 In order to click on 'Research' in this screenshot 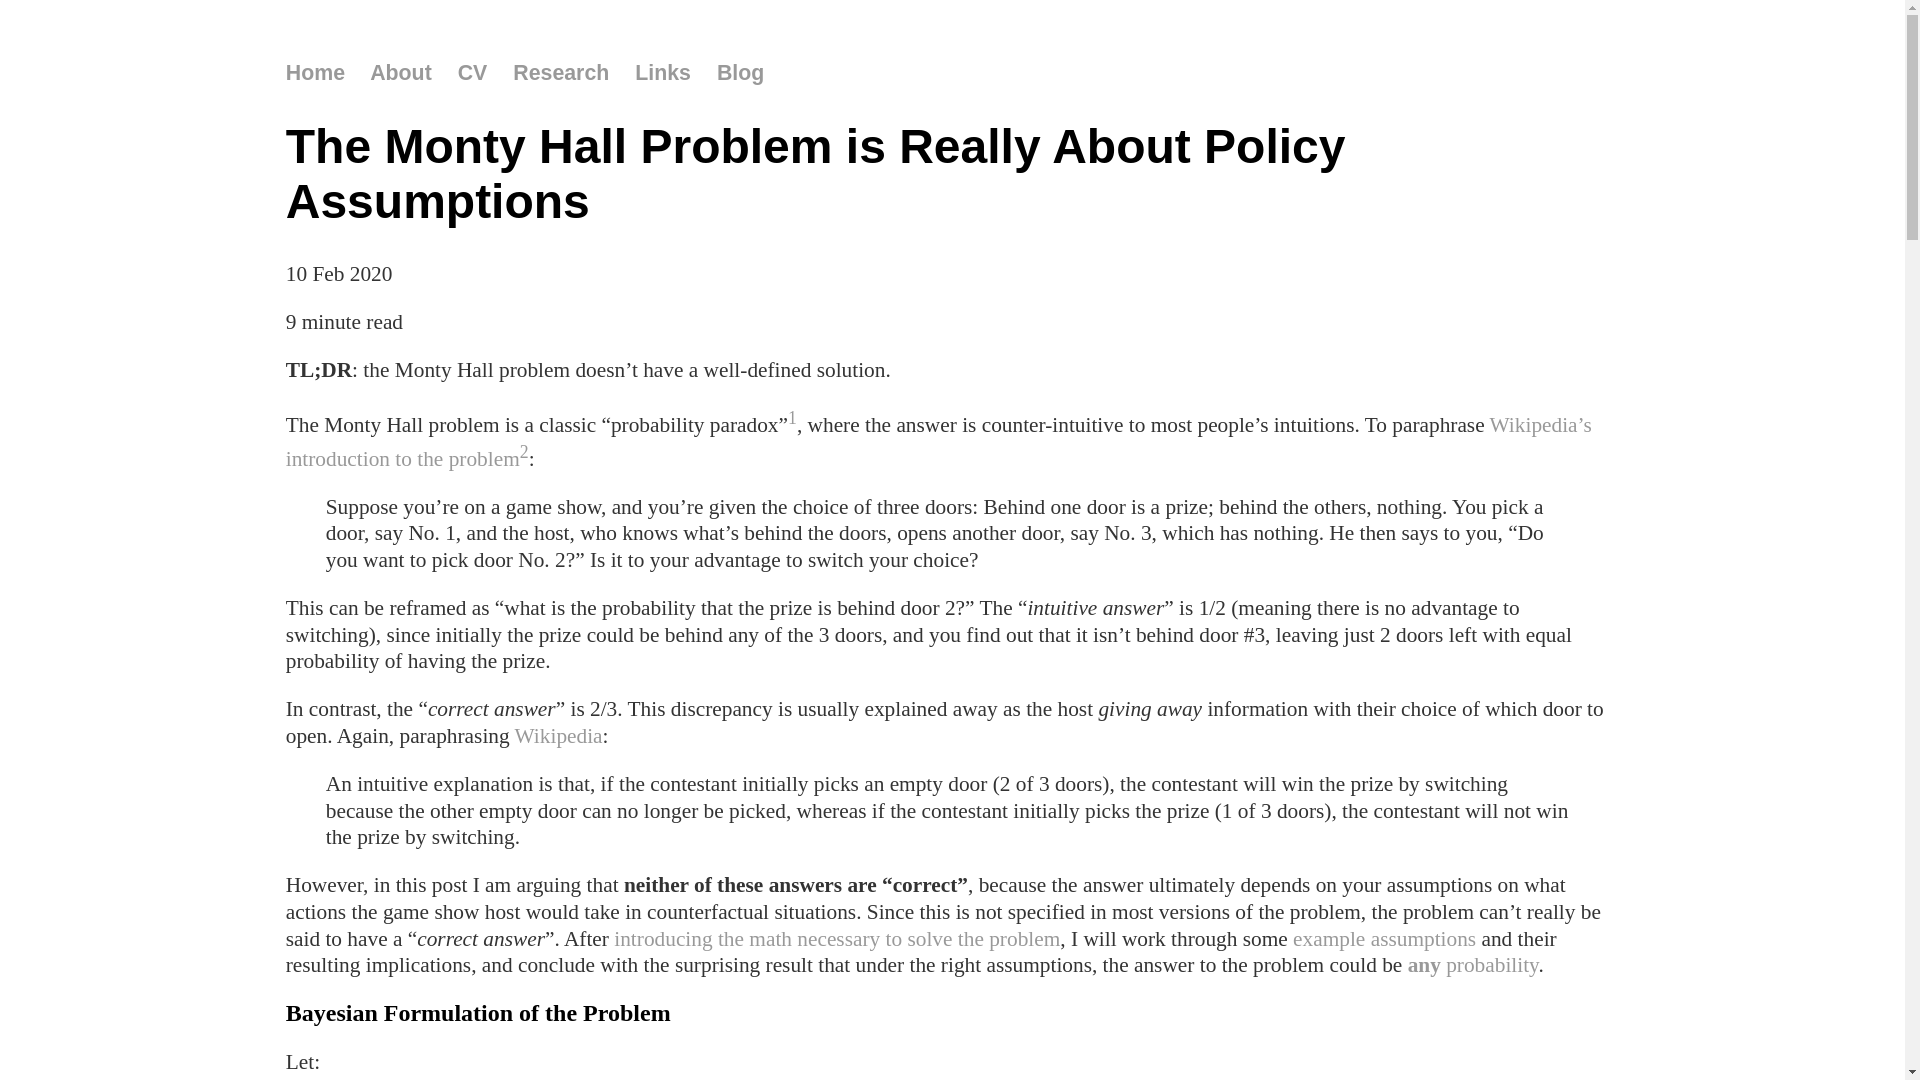, I will do `click(560, 72)`.